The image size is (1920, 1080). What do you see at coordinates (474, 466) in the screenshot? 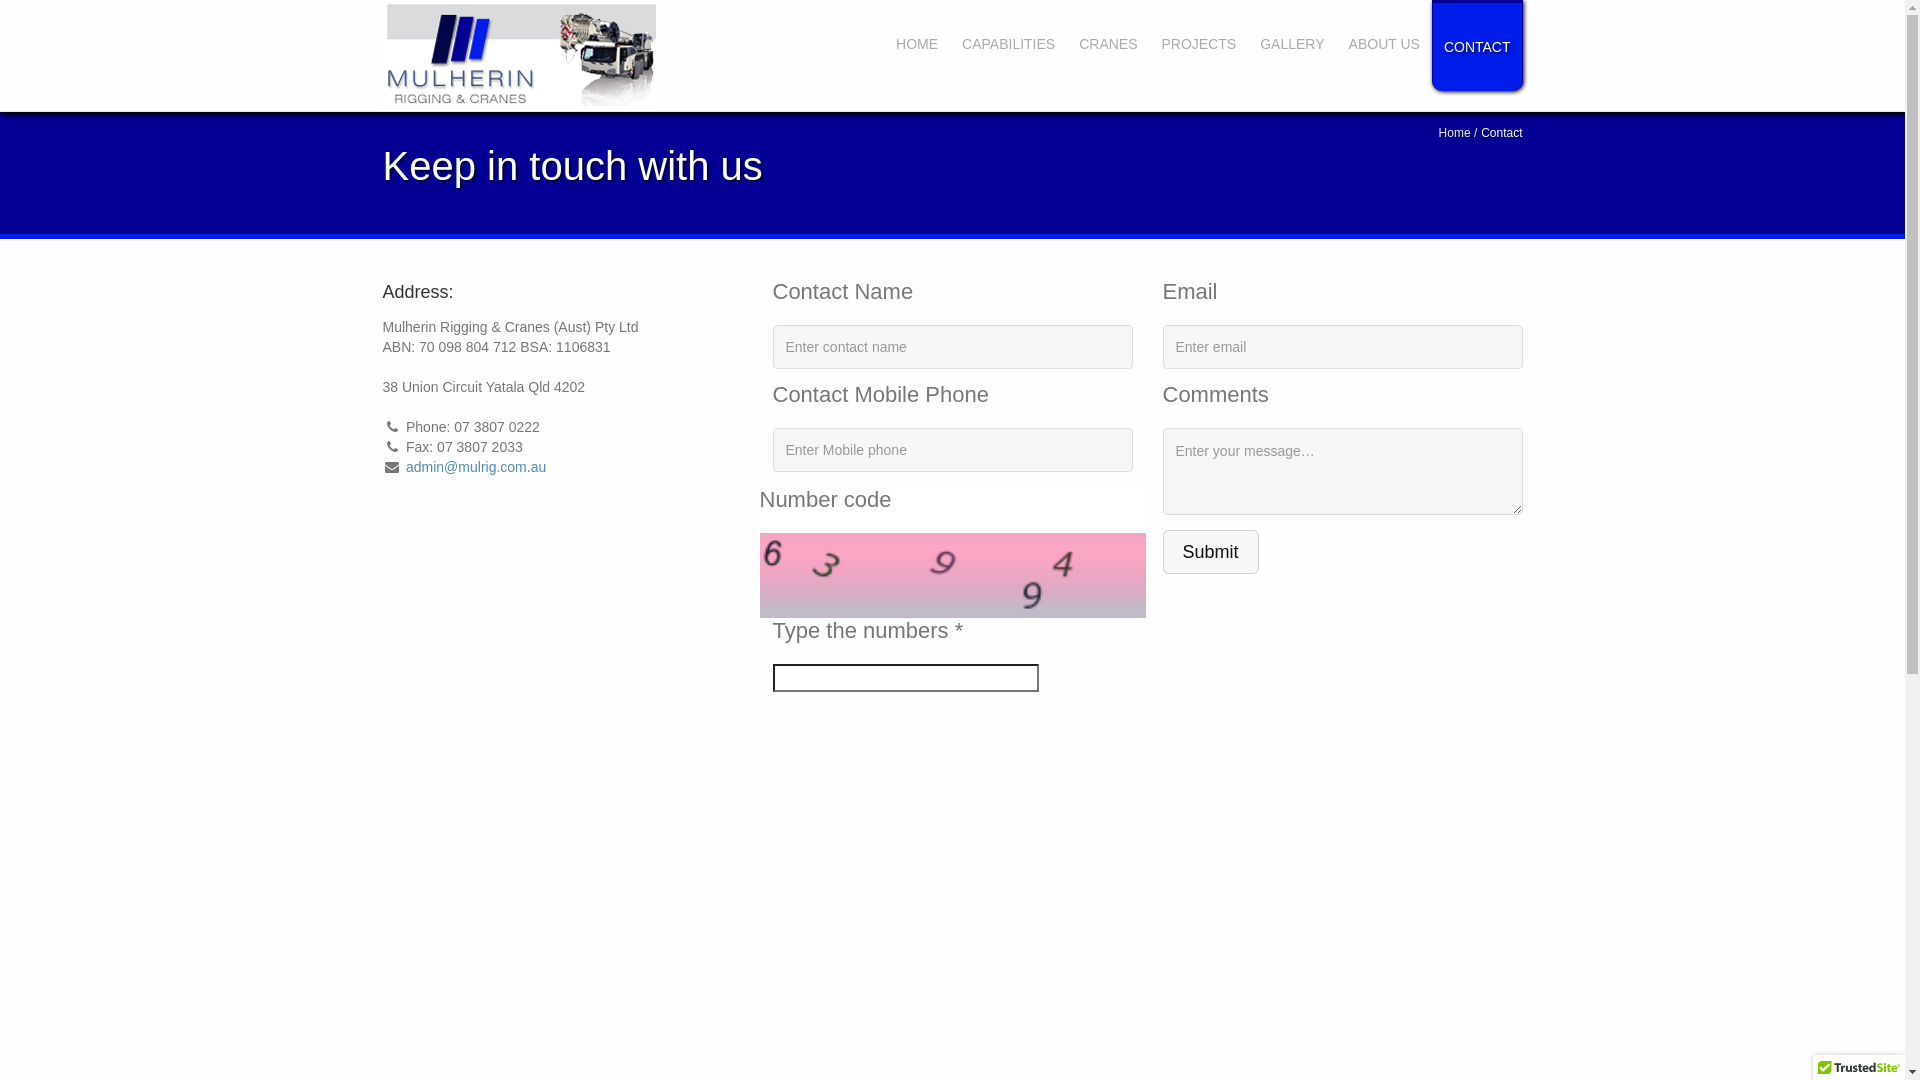
I see `'admin@mulrig.com.au'` at bounding box center [474, 466].